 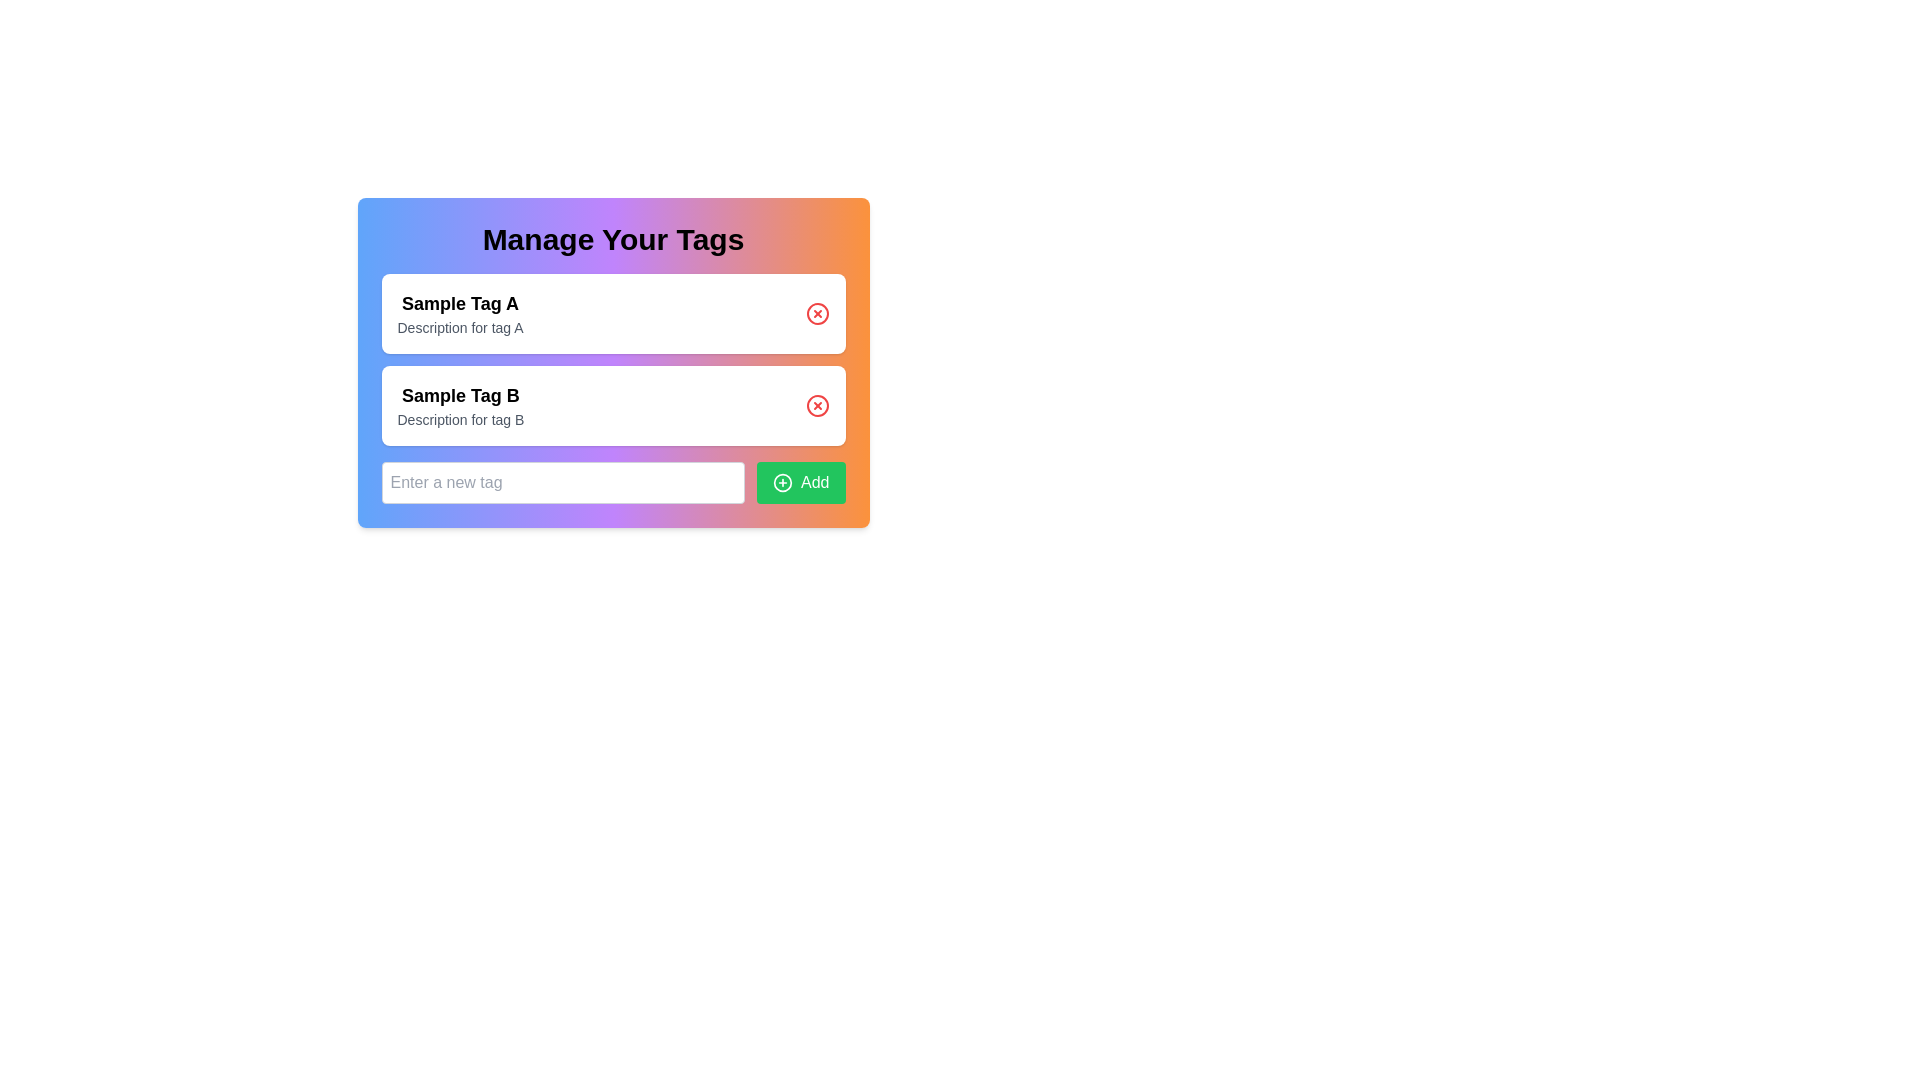 What do you see at coordinates (817, 405) in the screenshot?
I see `the circular component of the delete button icon for the 'Sample Tag B' entry` at bounding box center [817, 405].